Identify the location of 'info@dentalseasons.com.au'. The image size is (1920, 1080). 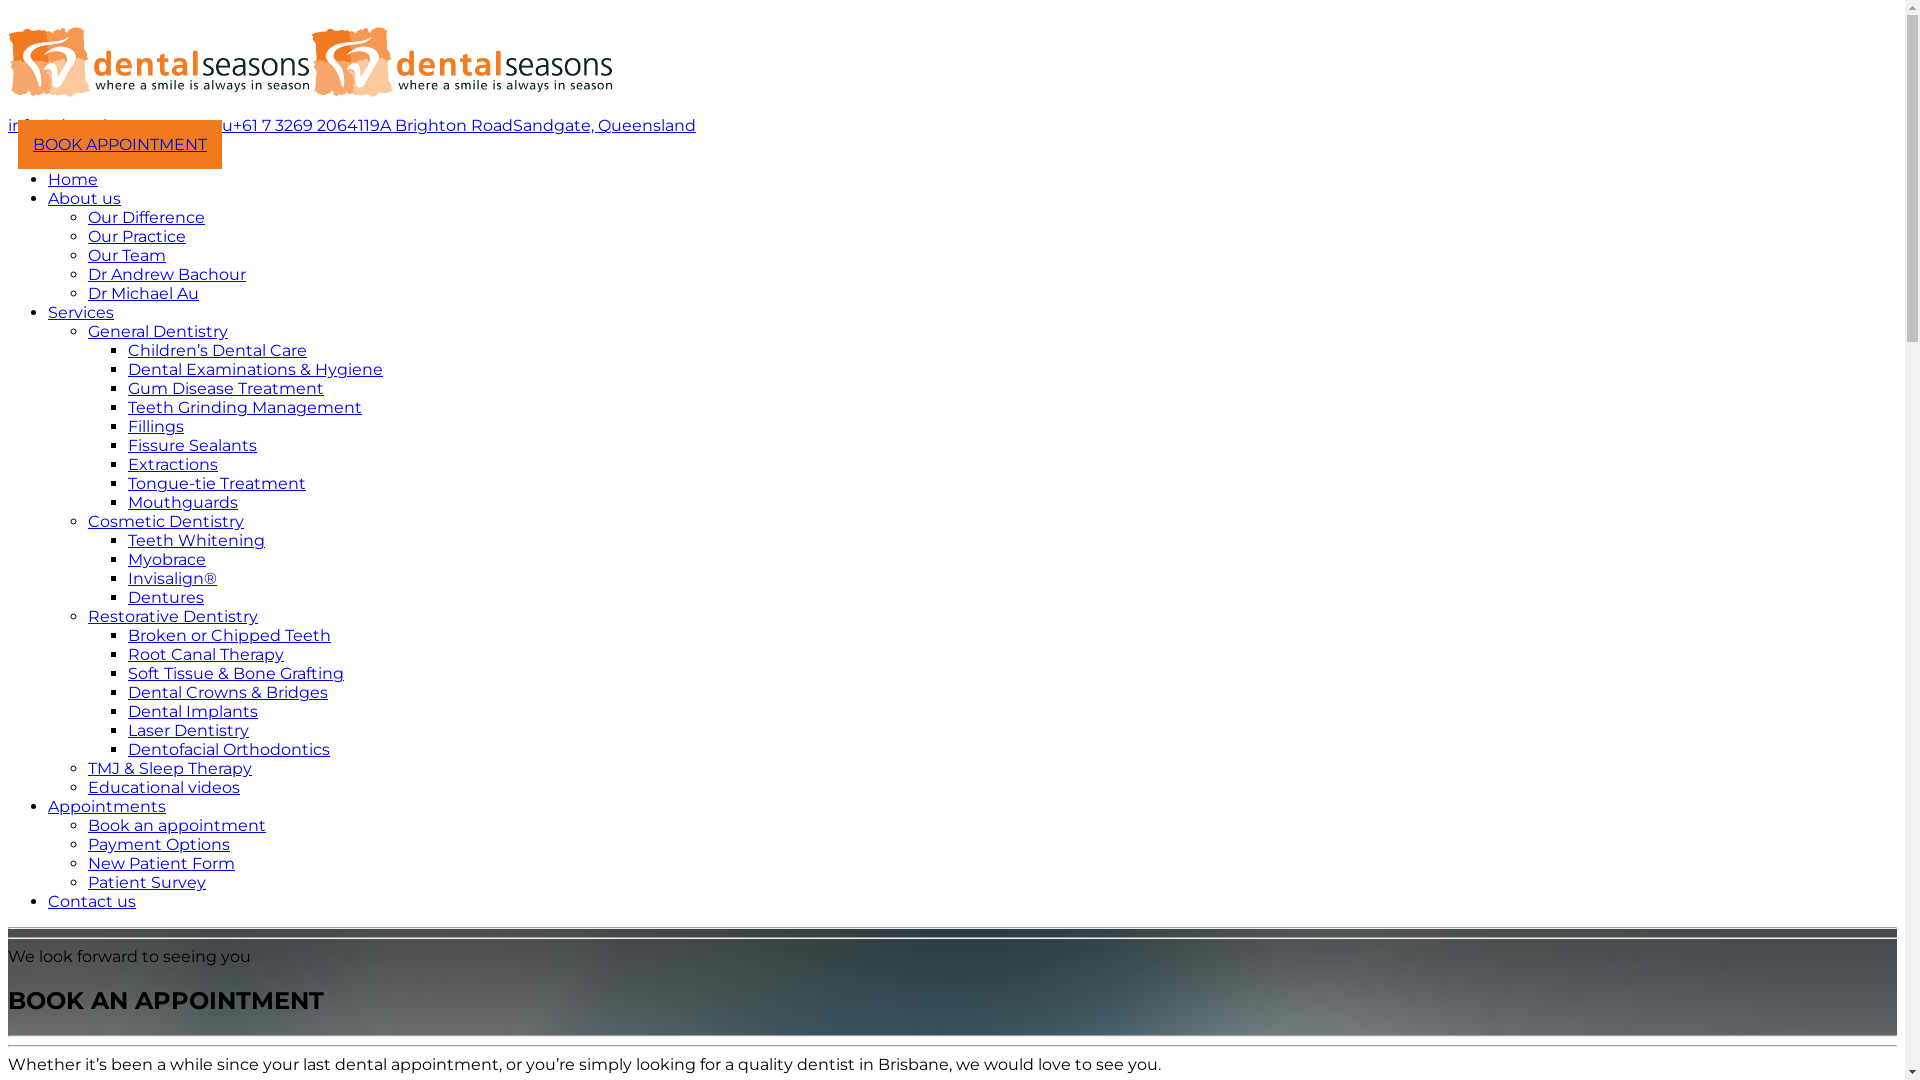
(119, 125).